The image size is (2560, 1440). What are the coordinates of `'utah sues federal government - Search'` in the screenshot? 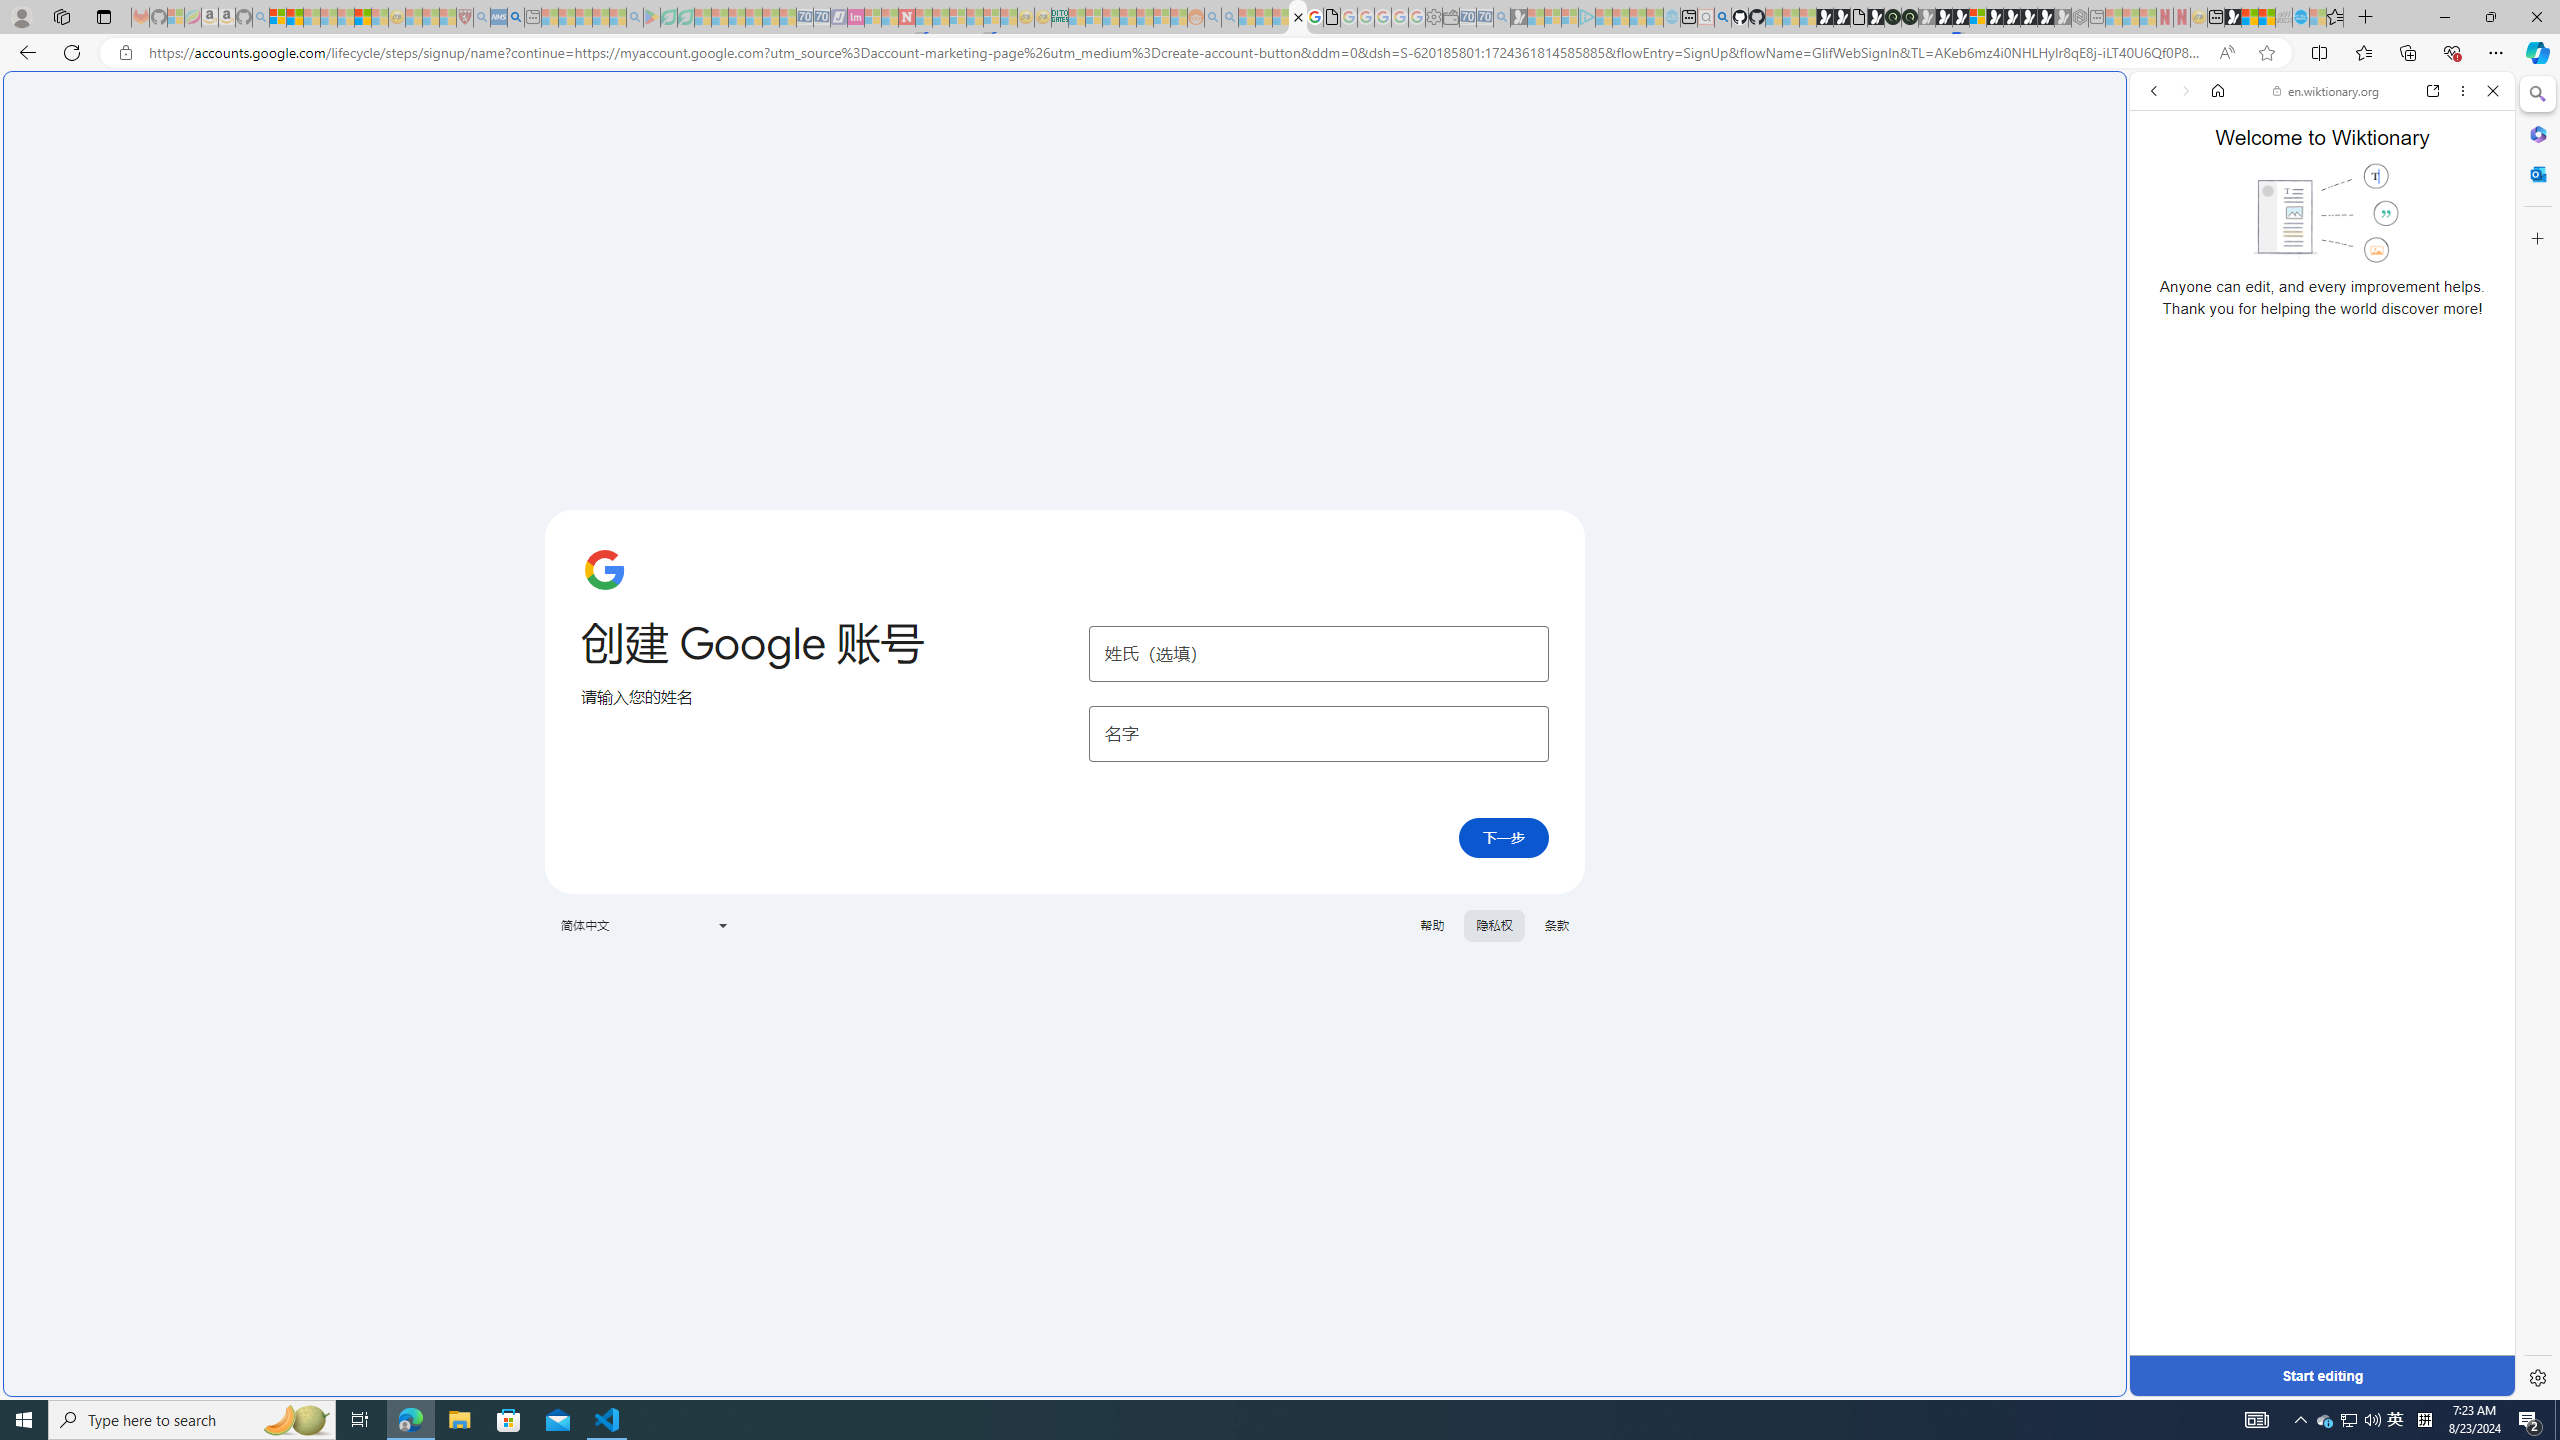 It's located at (1622, 683).